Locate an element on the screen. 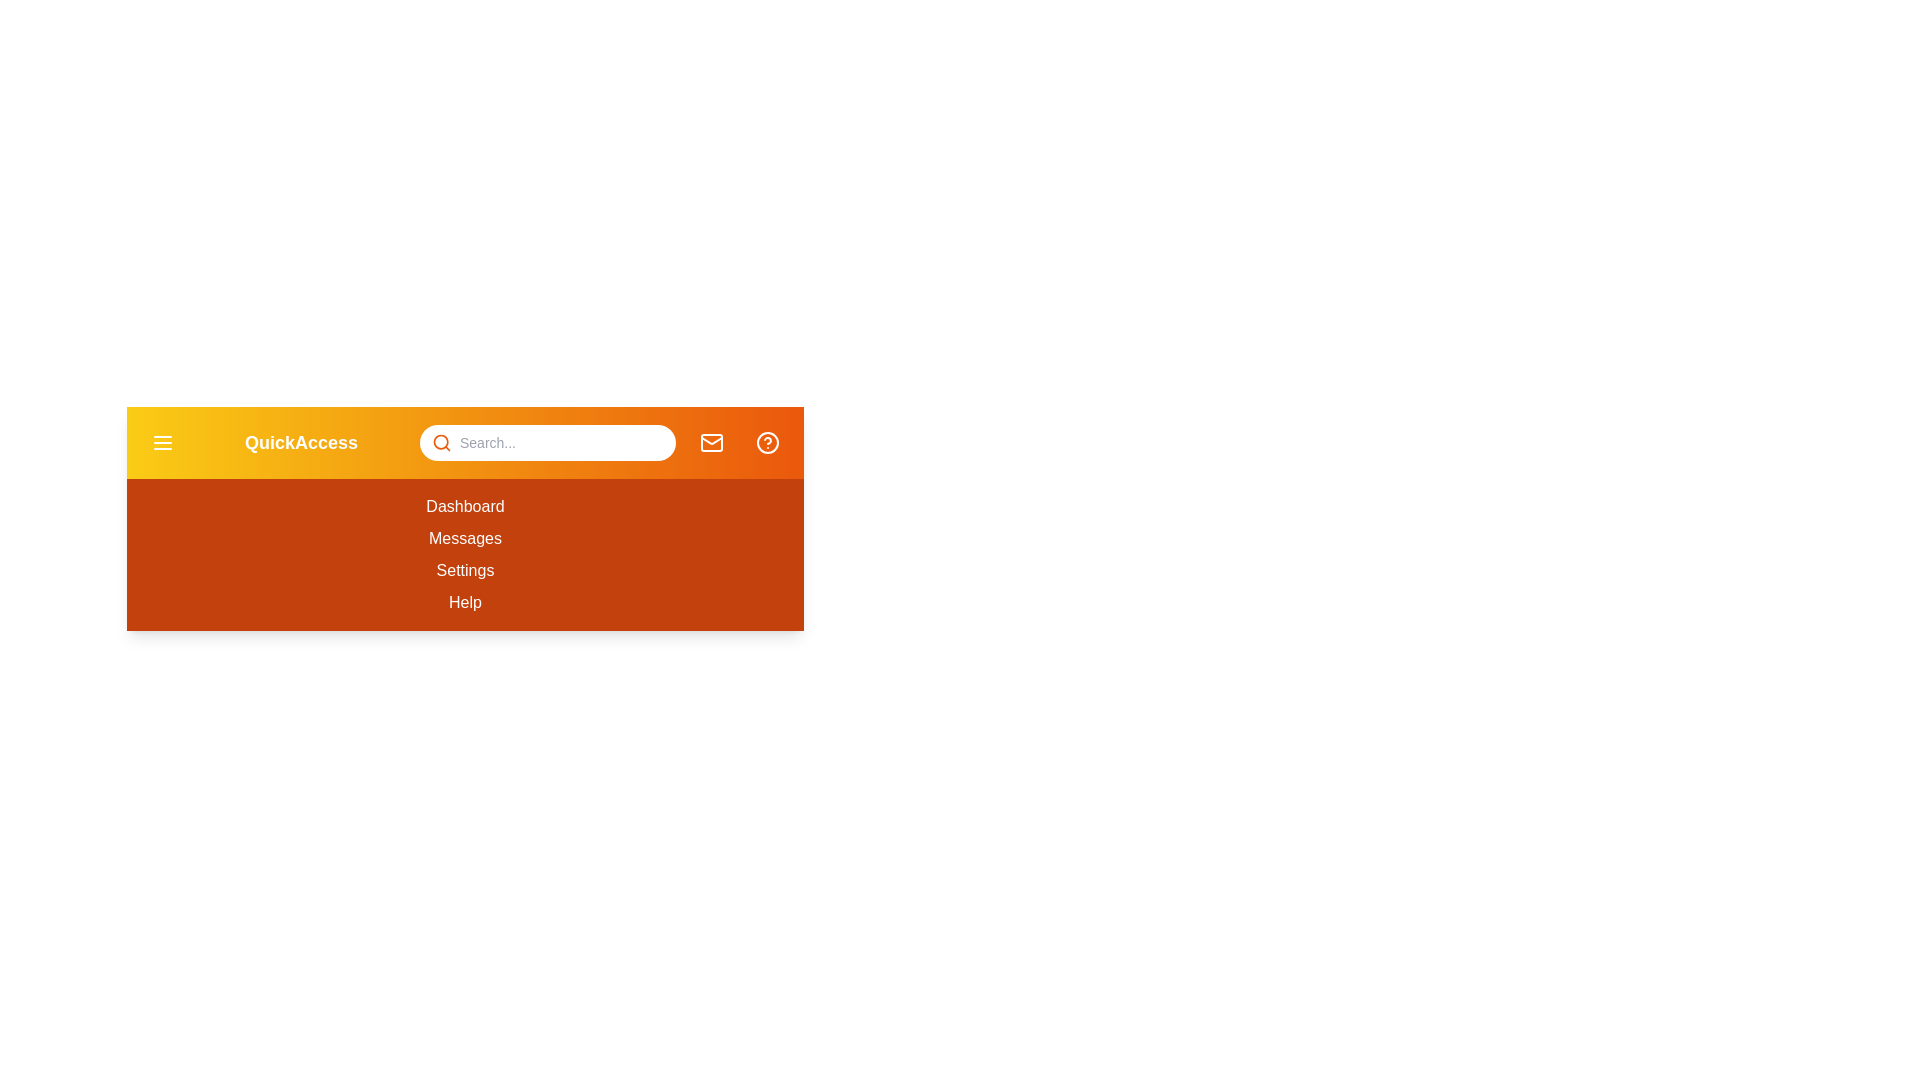 Image resolution: width=1920 pixels, height=1080 pixels. the menu toggle button located in the top navigation bar, adjacent to the 'QuickAccess' label is located at coordinates (163, 442).